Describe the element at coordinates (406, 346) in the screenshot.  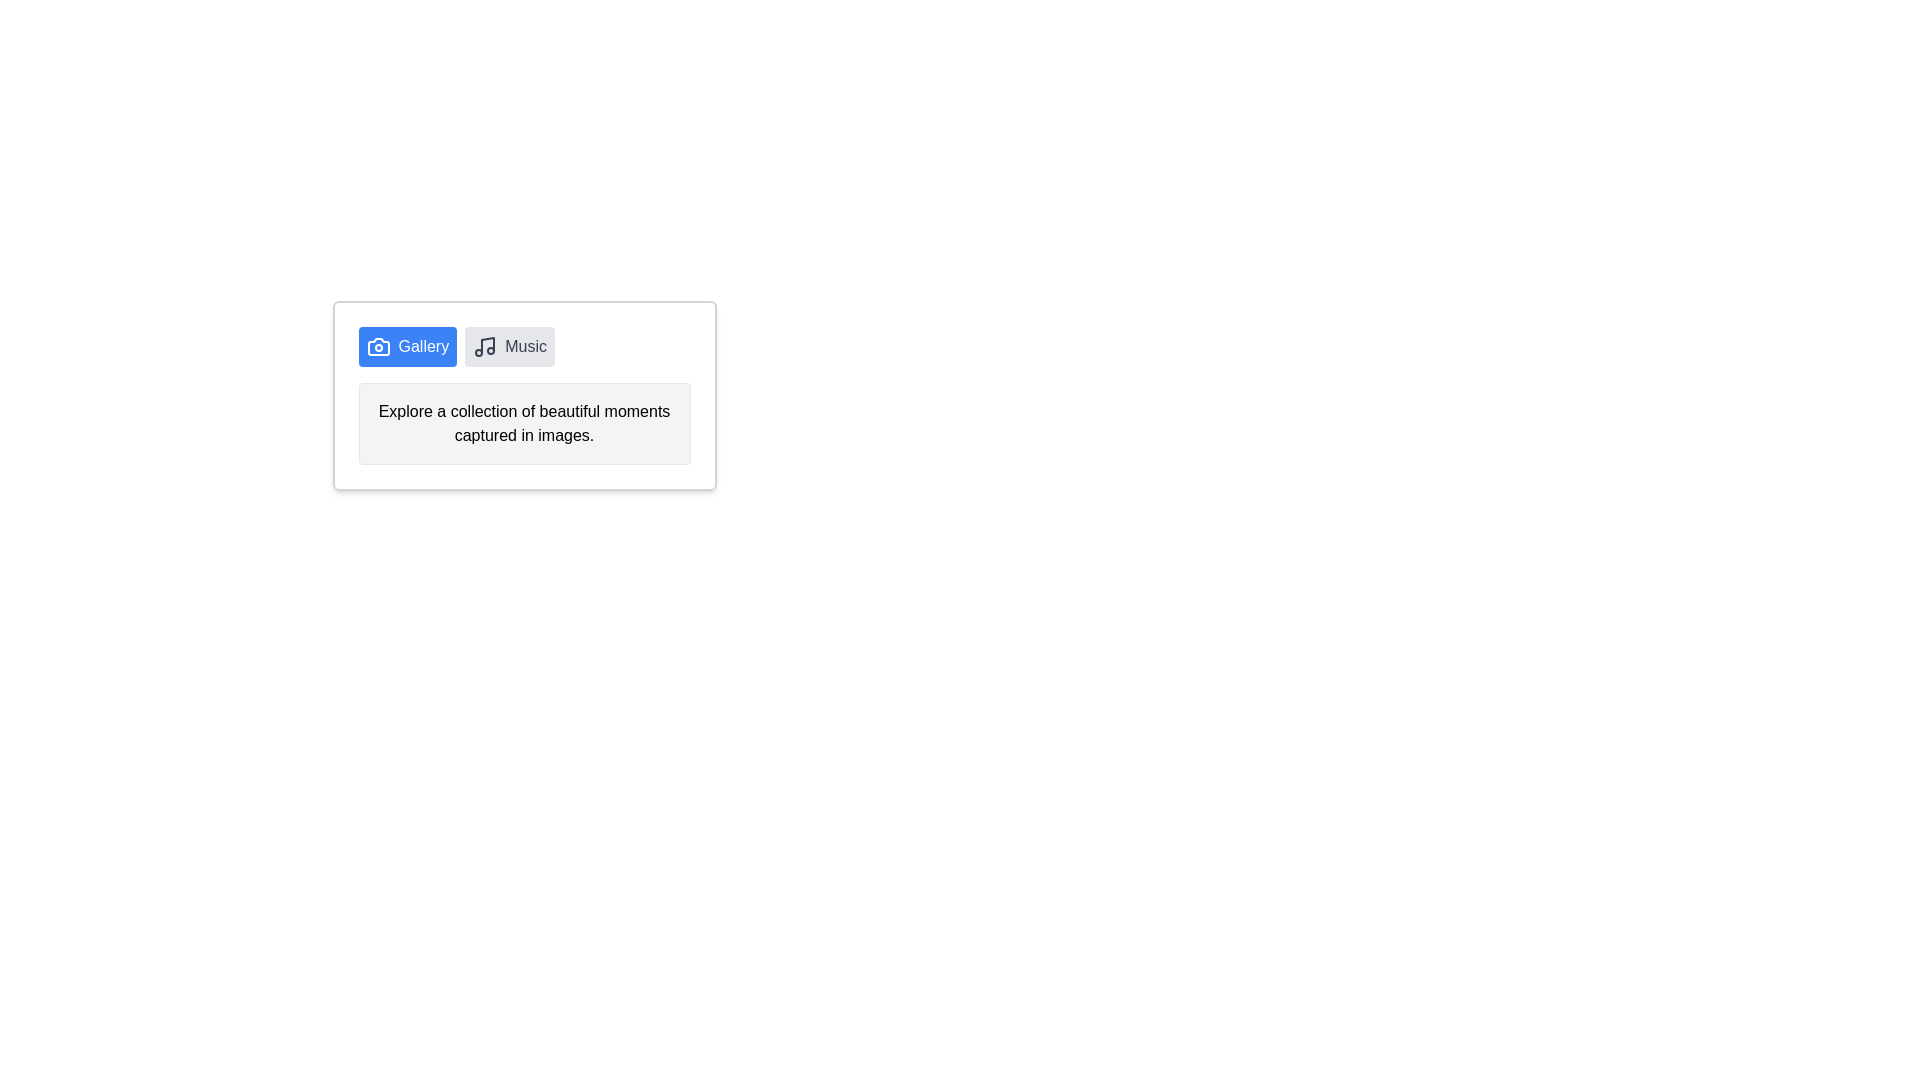
I see `the 'Gallery' tab button to switch to its content` at that location.